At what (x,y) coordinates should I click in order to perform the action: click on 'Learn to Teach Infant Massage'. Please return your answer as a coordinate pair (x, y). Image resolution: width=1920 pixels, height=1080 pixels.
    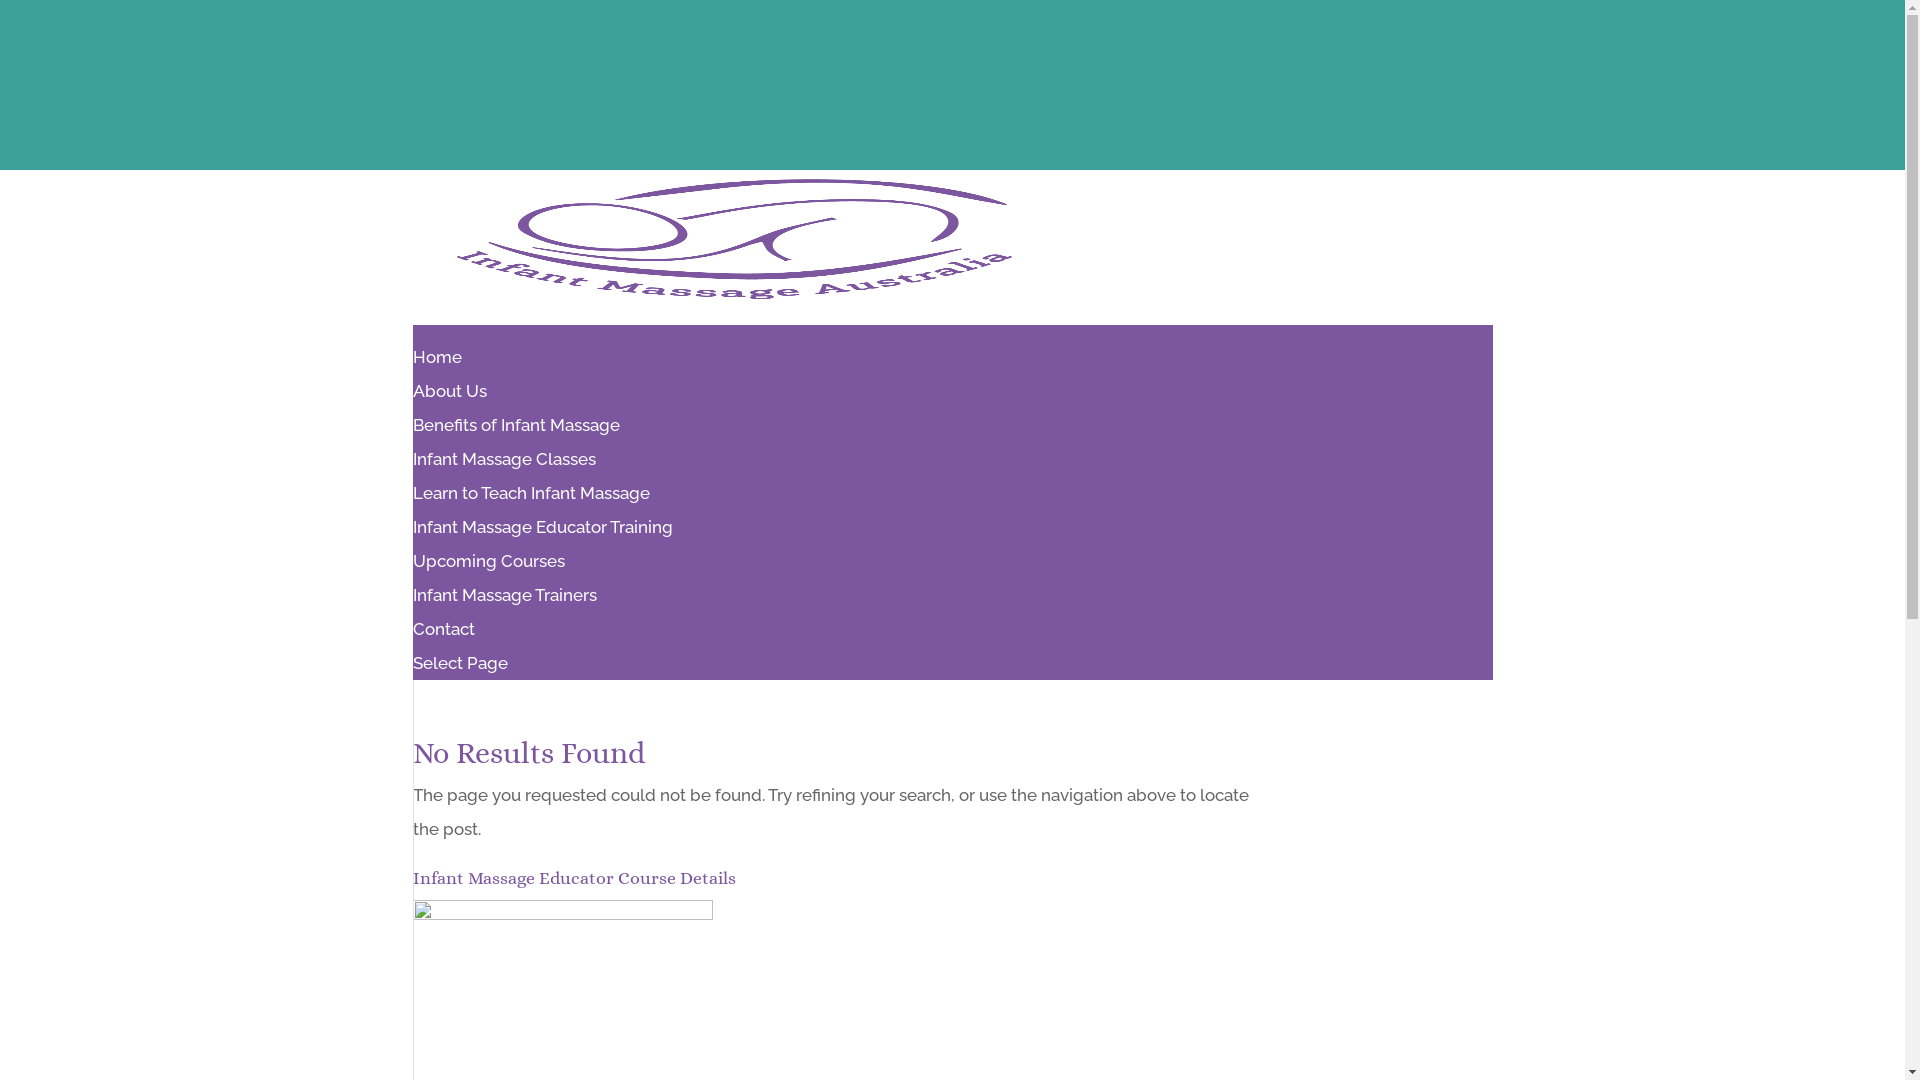
    Looking at the image, I should click on (530, 501).